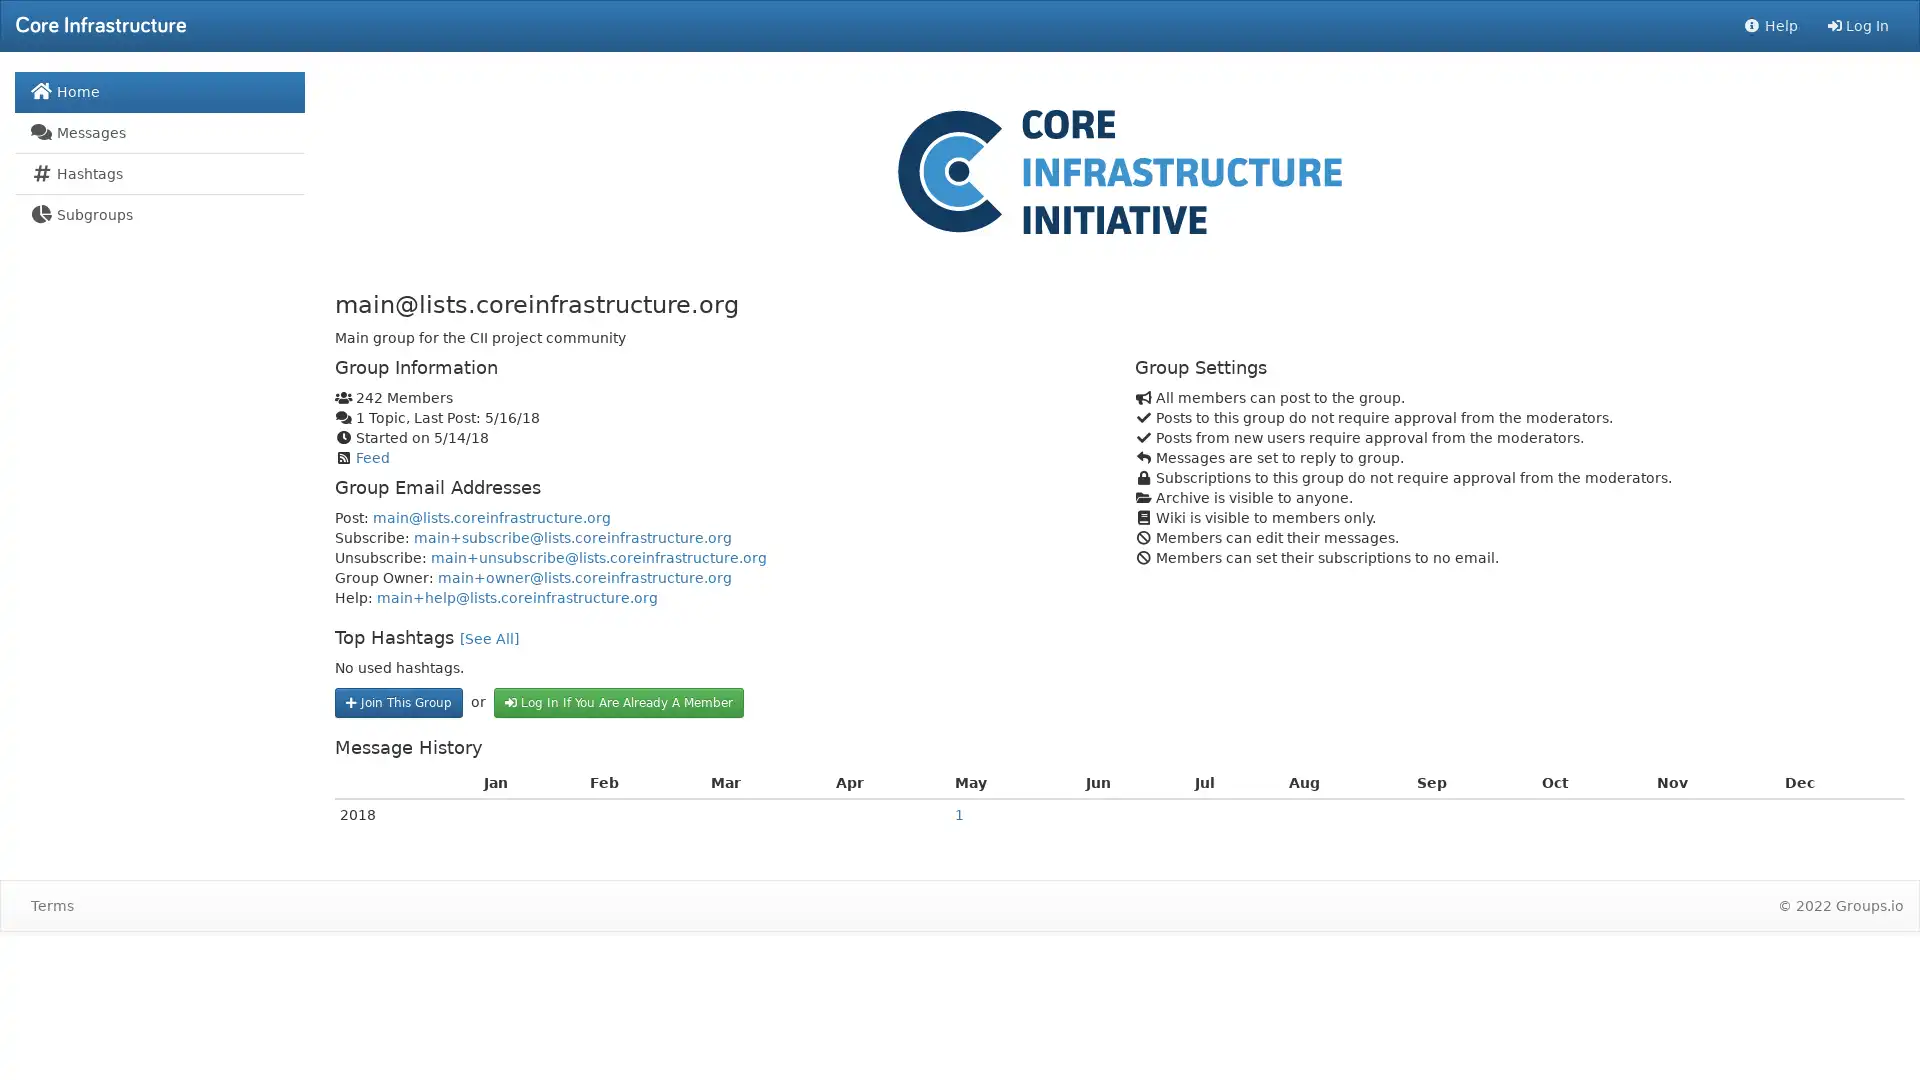 This screenshot has width=1920, height=1080. What do you see at coordinates (398, 701) in the screenshot?
I see `Join This Group` at bounding box center [398, 701].